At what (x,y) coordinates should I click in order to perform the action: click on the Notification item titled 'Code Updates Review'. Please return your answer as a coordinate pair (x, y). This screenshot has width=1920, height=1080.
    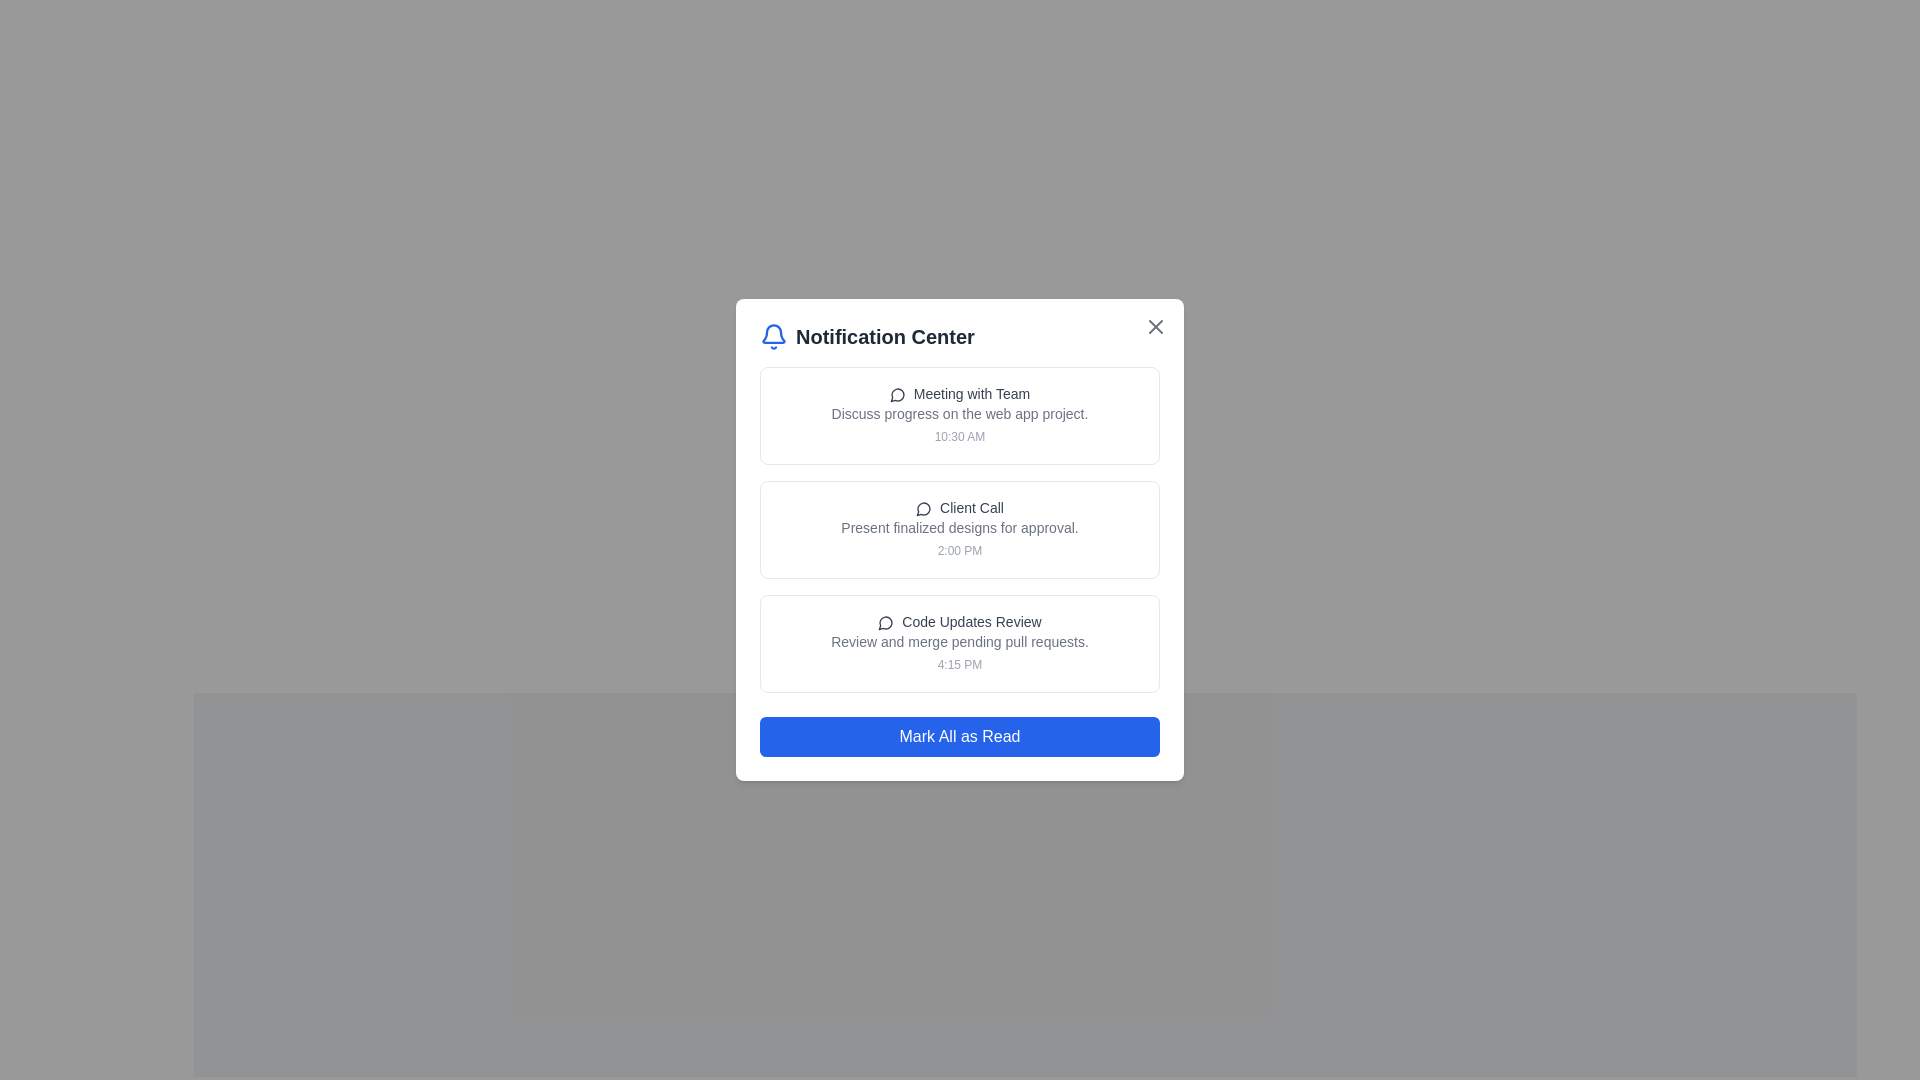
    Looking at the image, I should click on (960, 644).